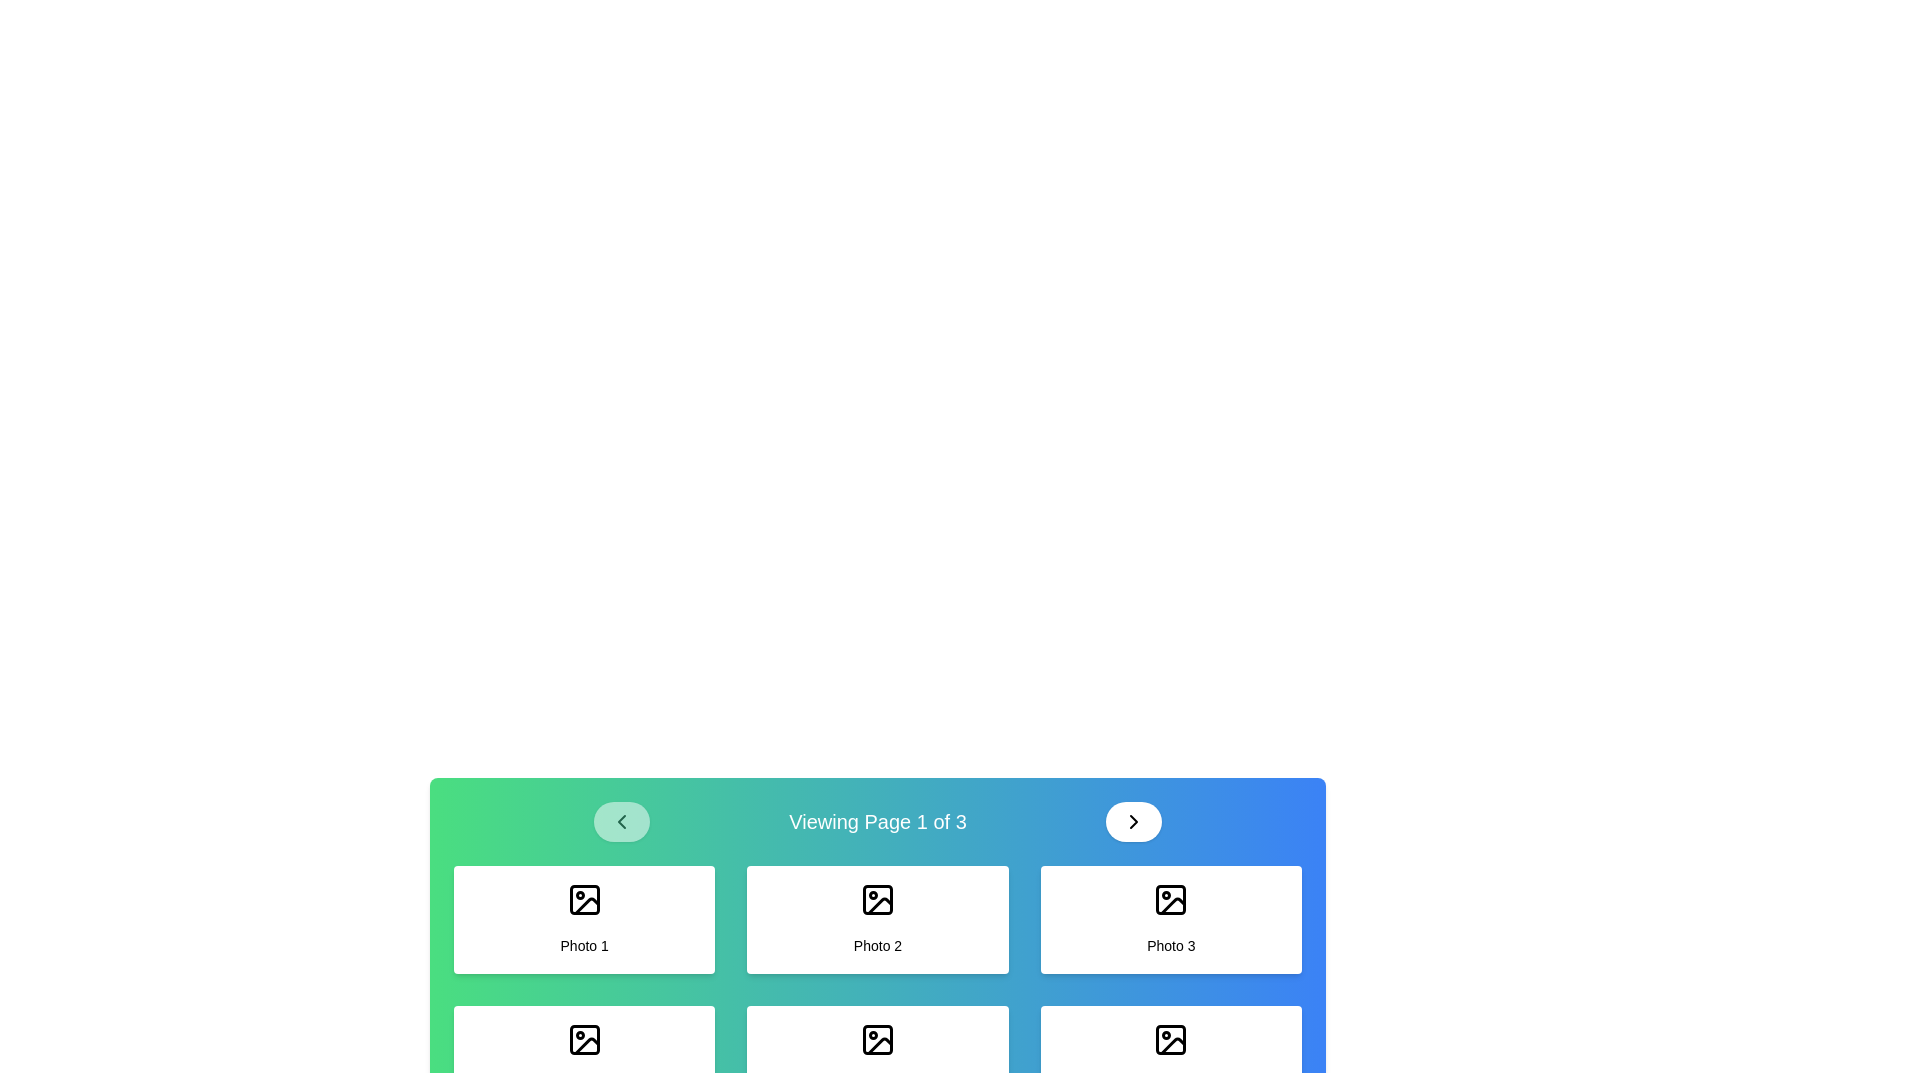  I want to click on the rounded white button with a leftward chevron icon, located on the left side of the navigation panel labeled 'Viewing Page 1 of 3', to change its appearance, so click(620, 821).